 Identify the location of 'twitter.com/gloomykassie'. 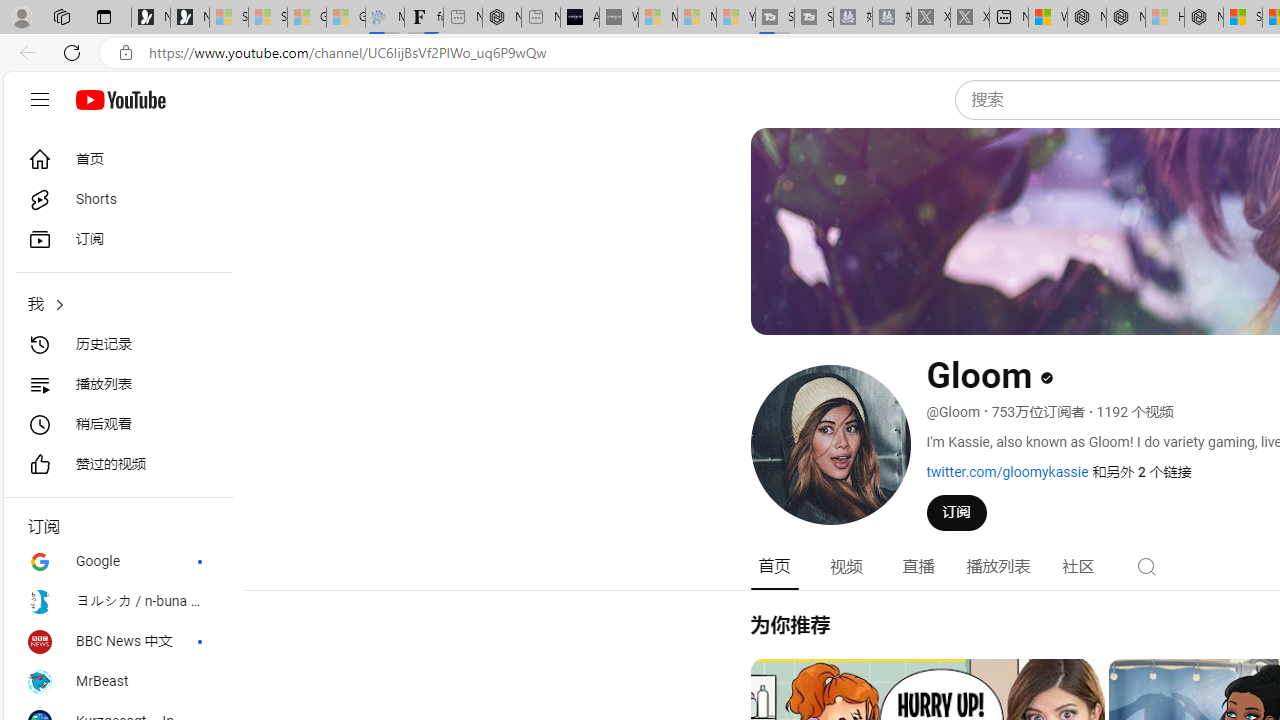
(1007, 471).